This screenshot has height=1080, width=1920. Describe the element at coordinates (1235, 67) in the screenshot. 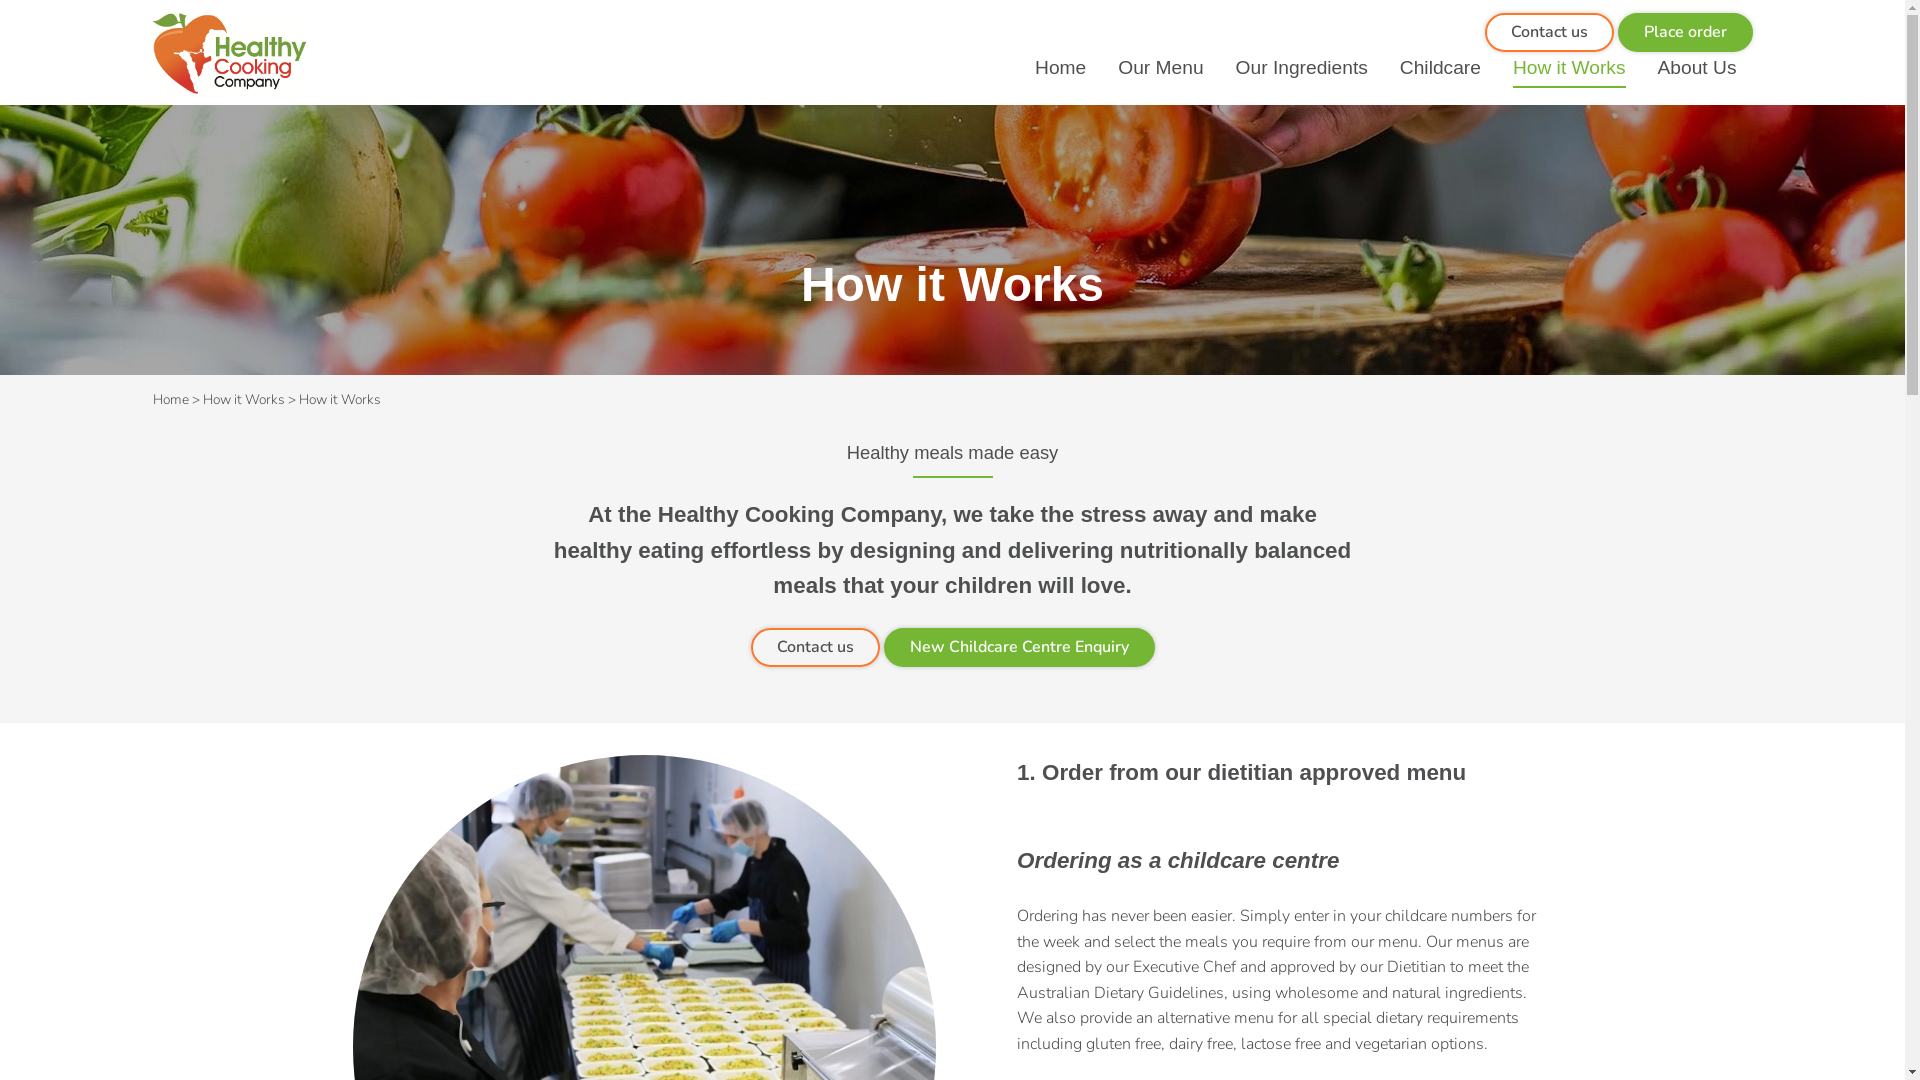

I see `'Our Ingredients'` at that location.